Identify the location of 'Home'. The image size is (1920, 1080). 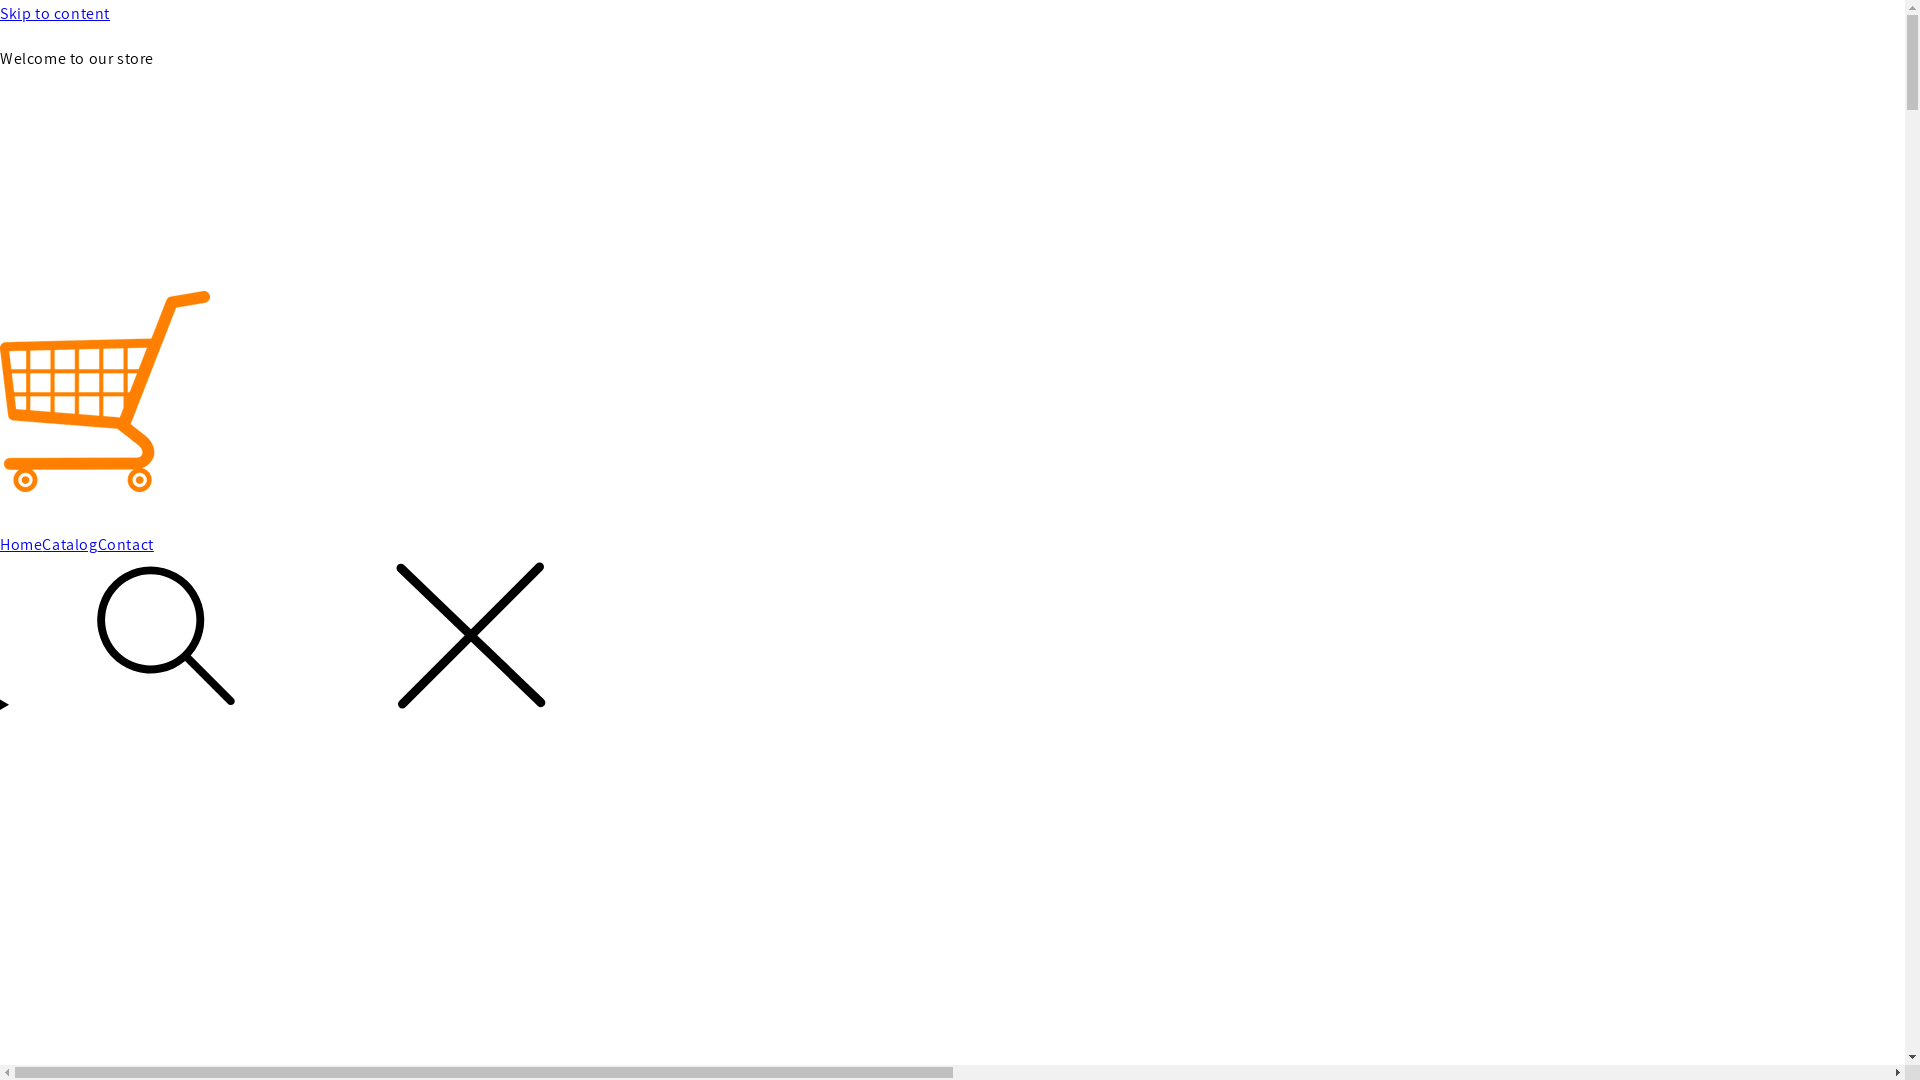
(0, 545).